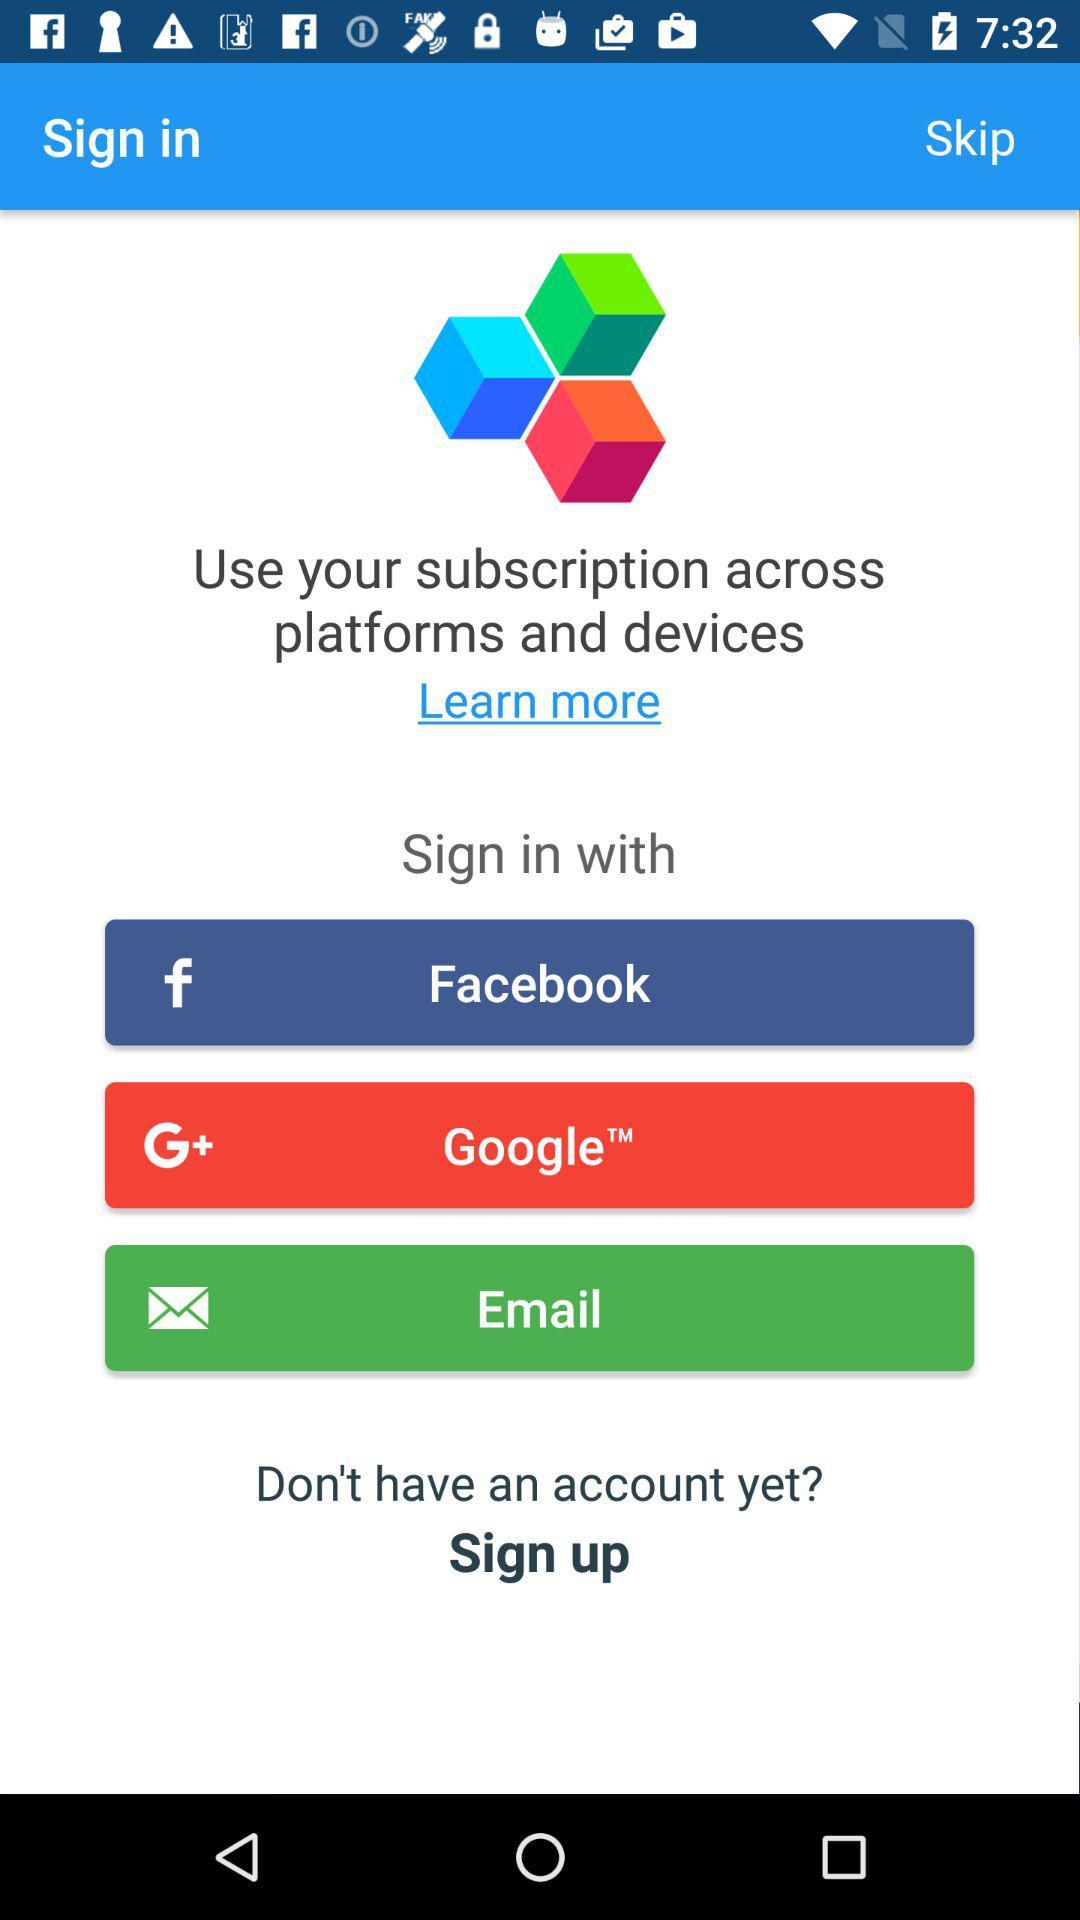 Image resolution: width=1080 pixels, height=1920 pixels. What do you see at coordinates (538, 1308) in the screenshot?
I see `the email icon` at bounding box center [538, 1308].